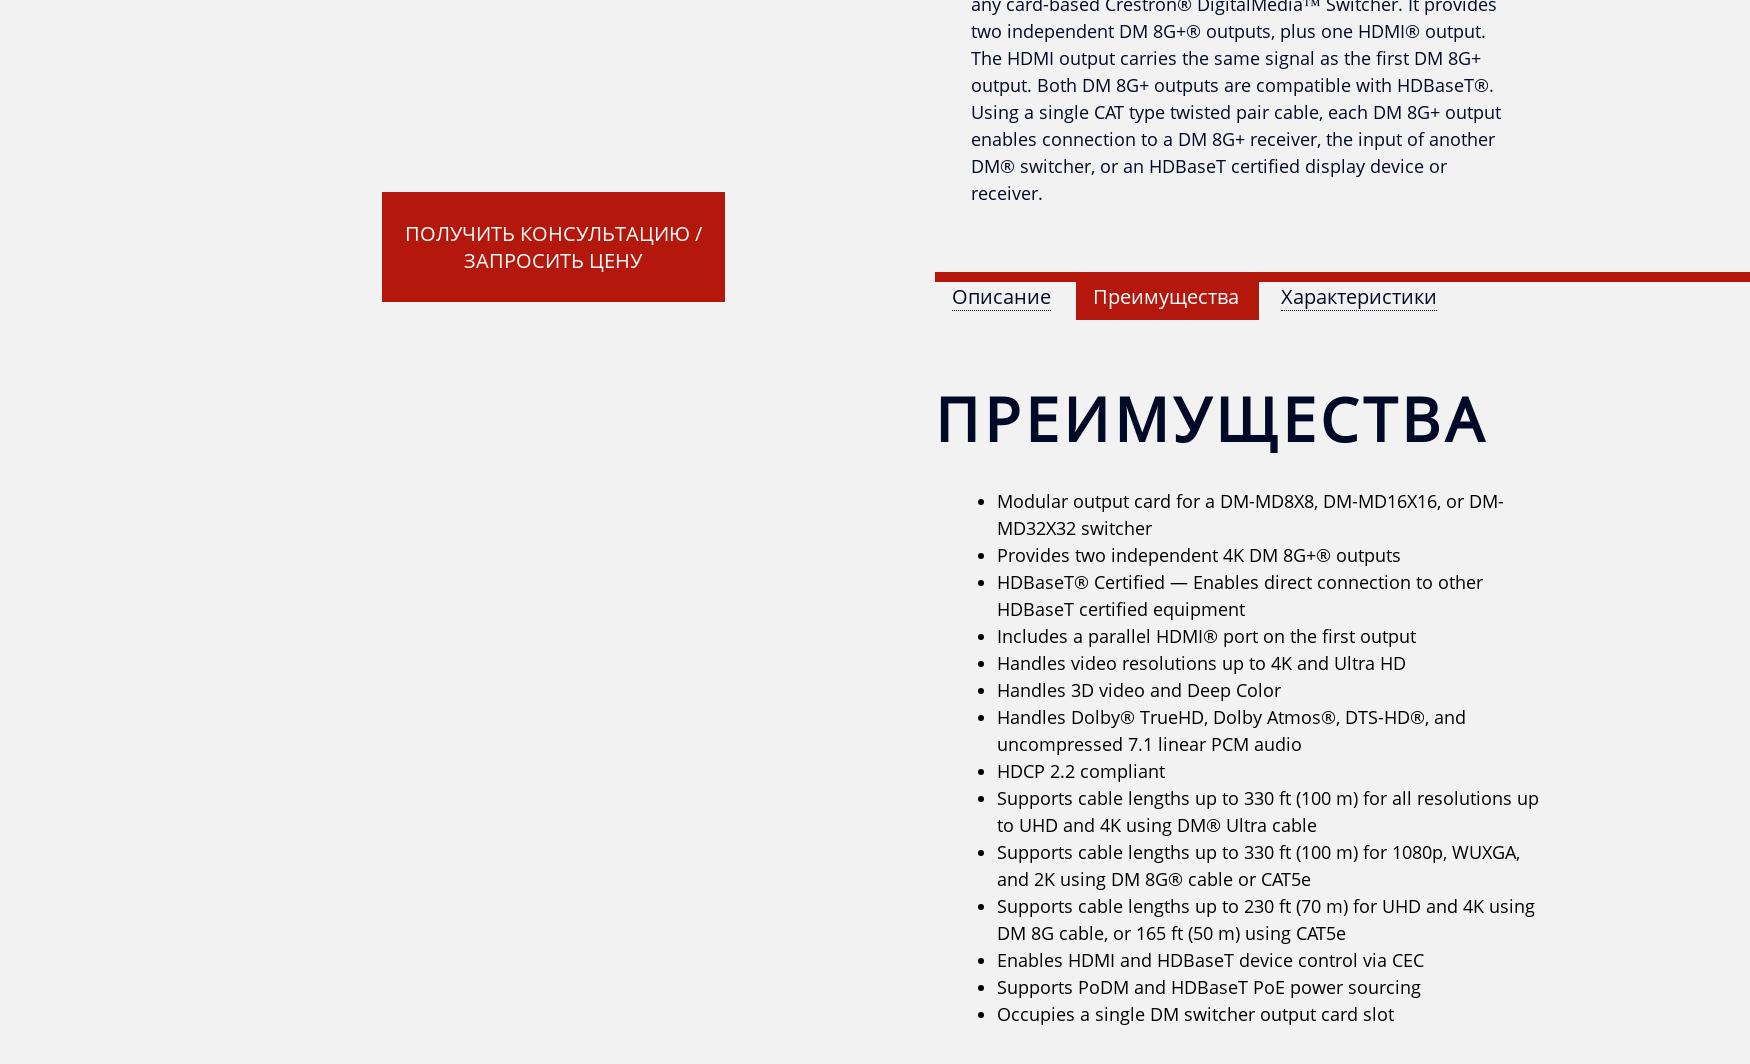  What do you see at coordinates (996, 960) in the screenshot?
I see `'Enables HDMI and HDBaseT device control via CEC'` at bounding box center [996, 960].